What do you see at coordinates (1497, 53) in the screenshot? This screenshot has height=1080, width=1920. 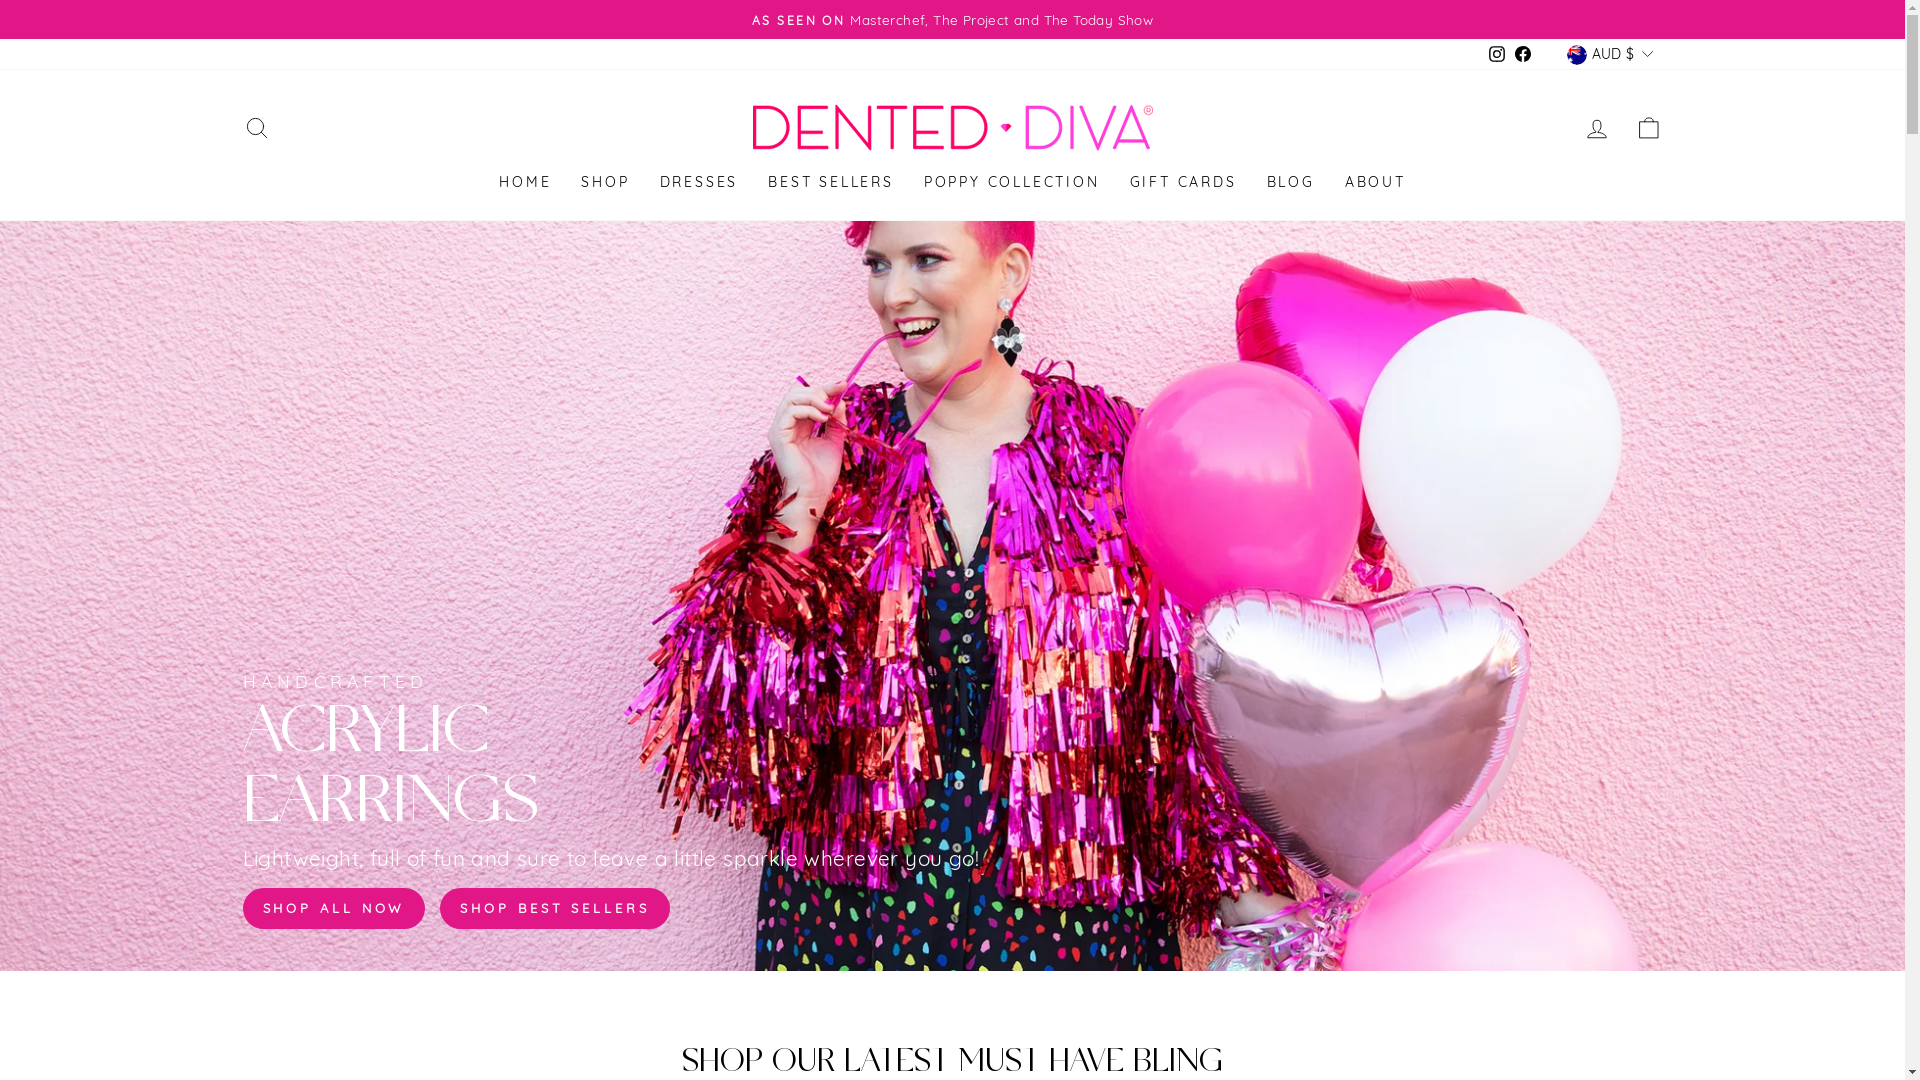 I see `'Instagram'` at bounding box center [1497, 53].